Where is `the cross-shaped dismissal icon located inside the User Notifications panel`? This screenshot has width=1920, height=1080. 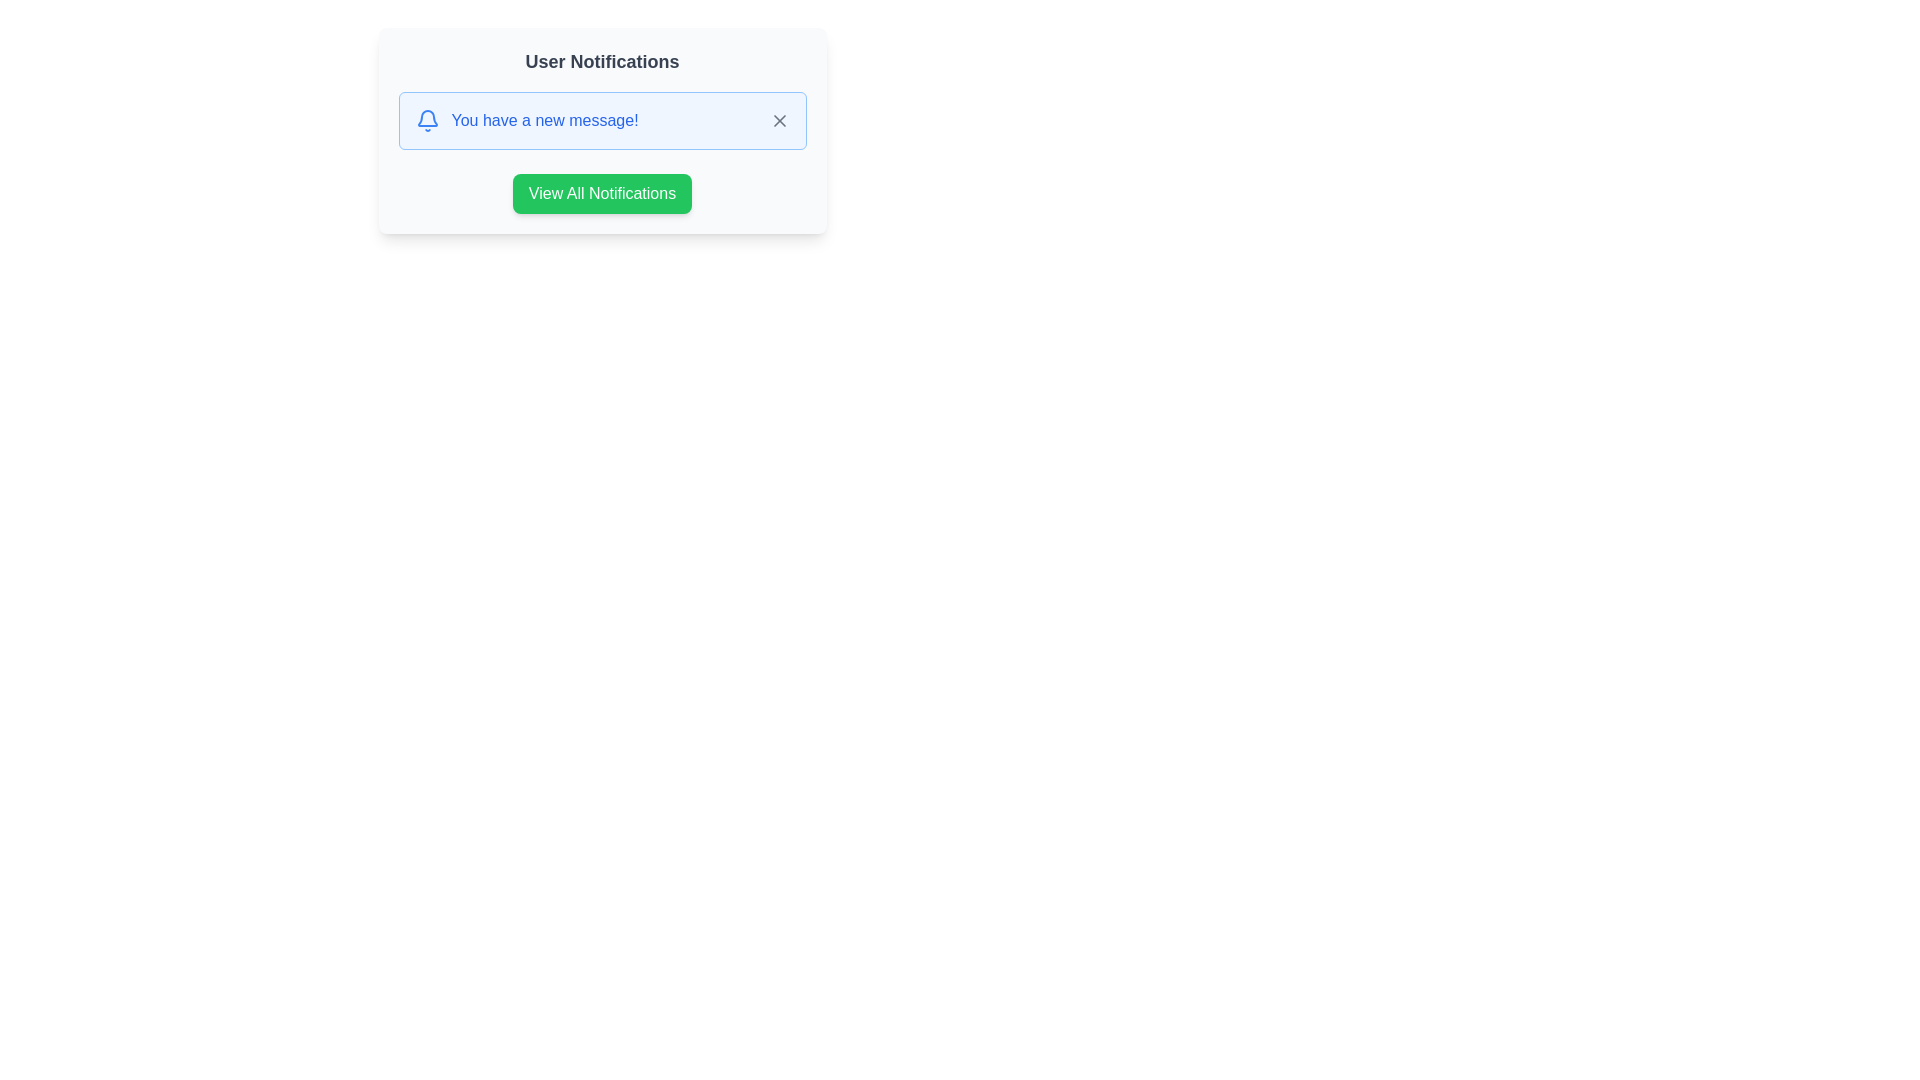
the cross-shaped dismissal icon located inside the User Notifications panel is located at coordinates (778, 120).